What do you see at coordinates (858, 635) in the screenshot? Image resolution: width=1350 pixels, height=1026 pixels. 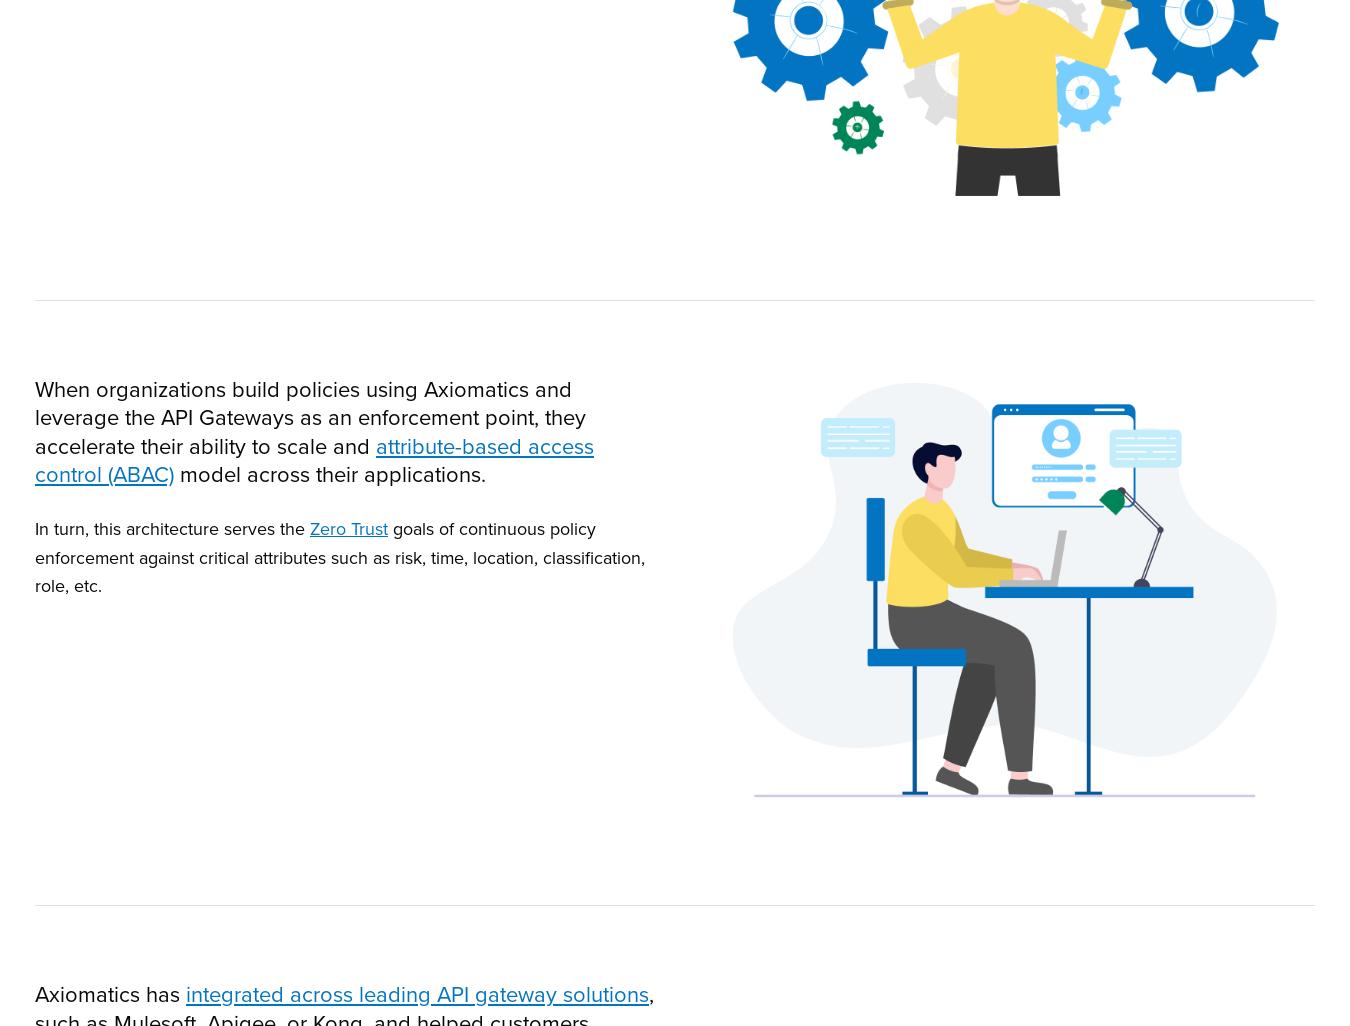 I see `'White Papers'` at bounding box center [858, 635].